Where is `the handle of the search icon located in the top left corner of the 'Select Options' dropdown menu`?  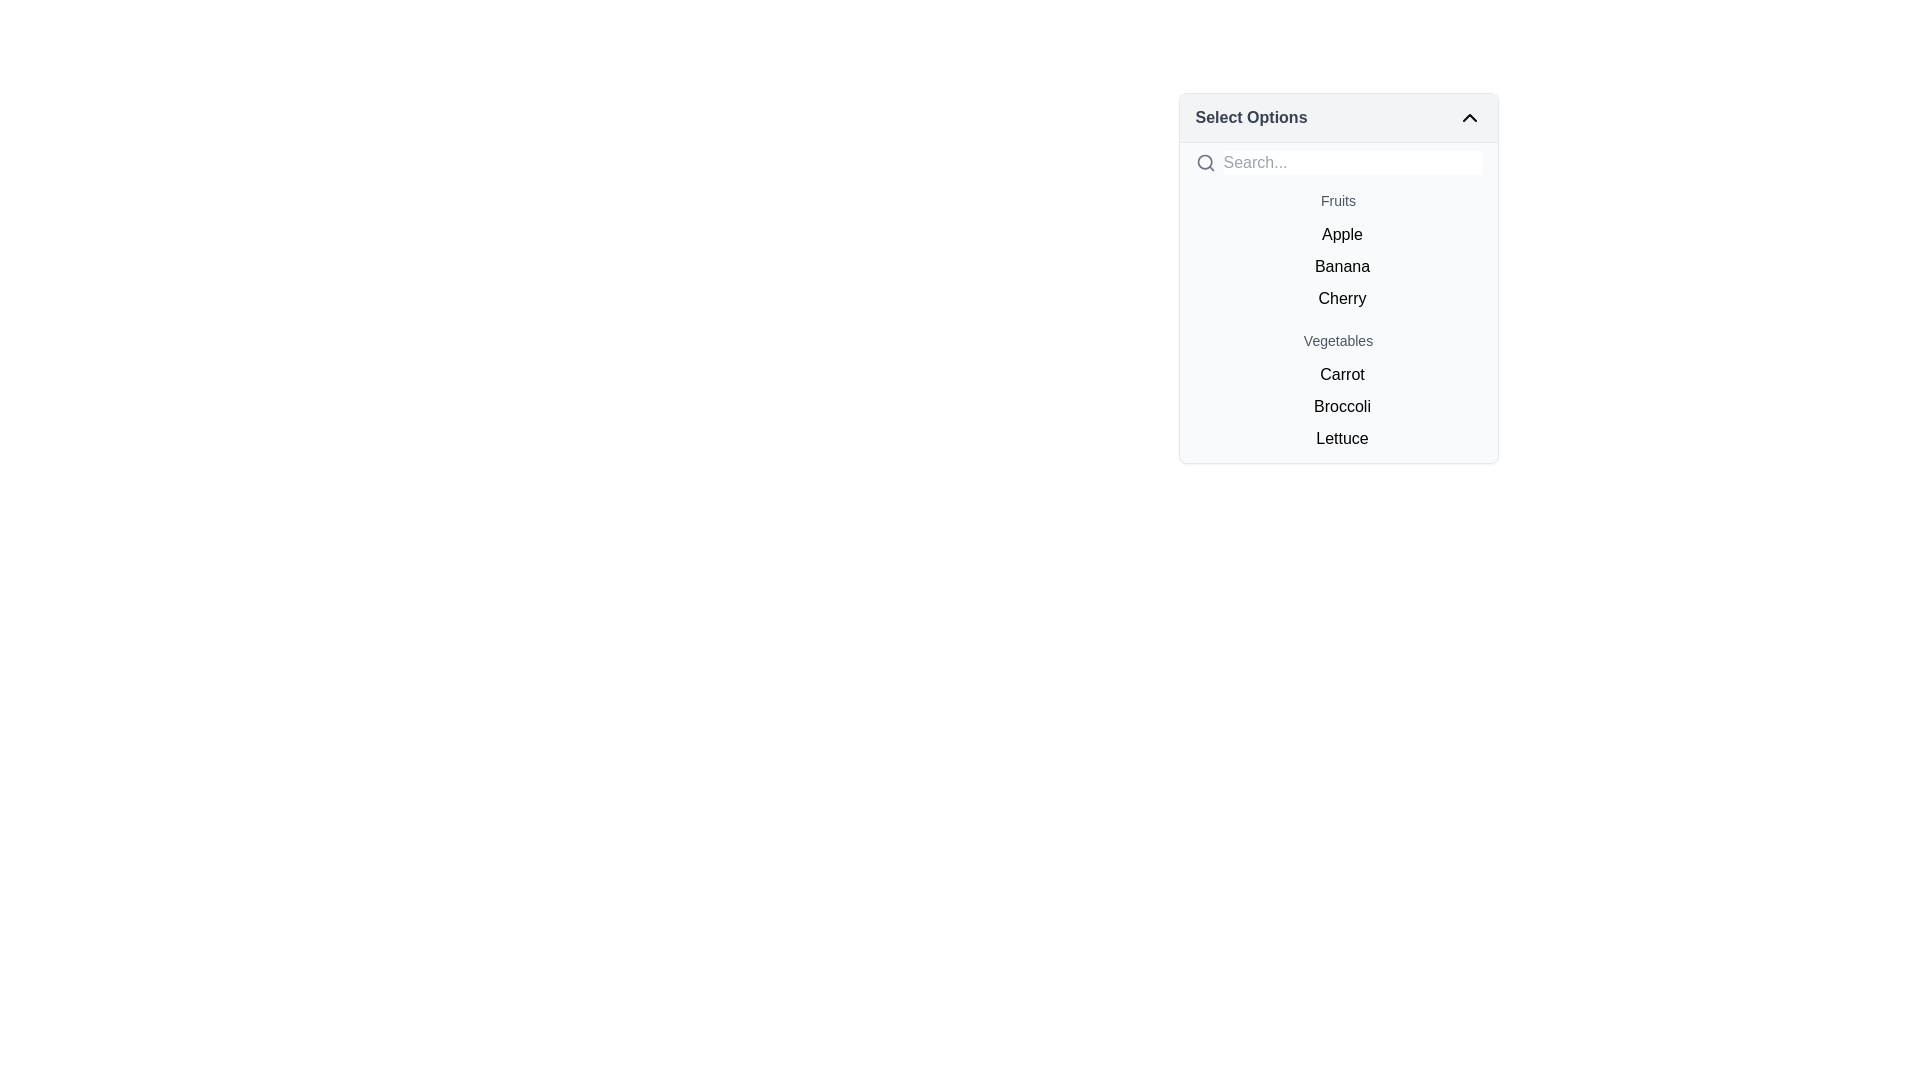 the handle of the search icon located in the top left corner of the 'Select Options' dropdown menu is located at coordinates (1203, 161).